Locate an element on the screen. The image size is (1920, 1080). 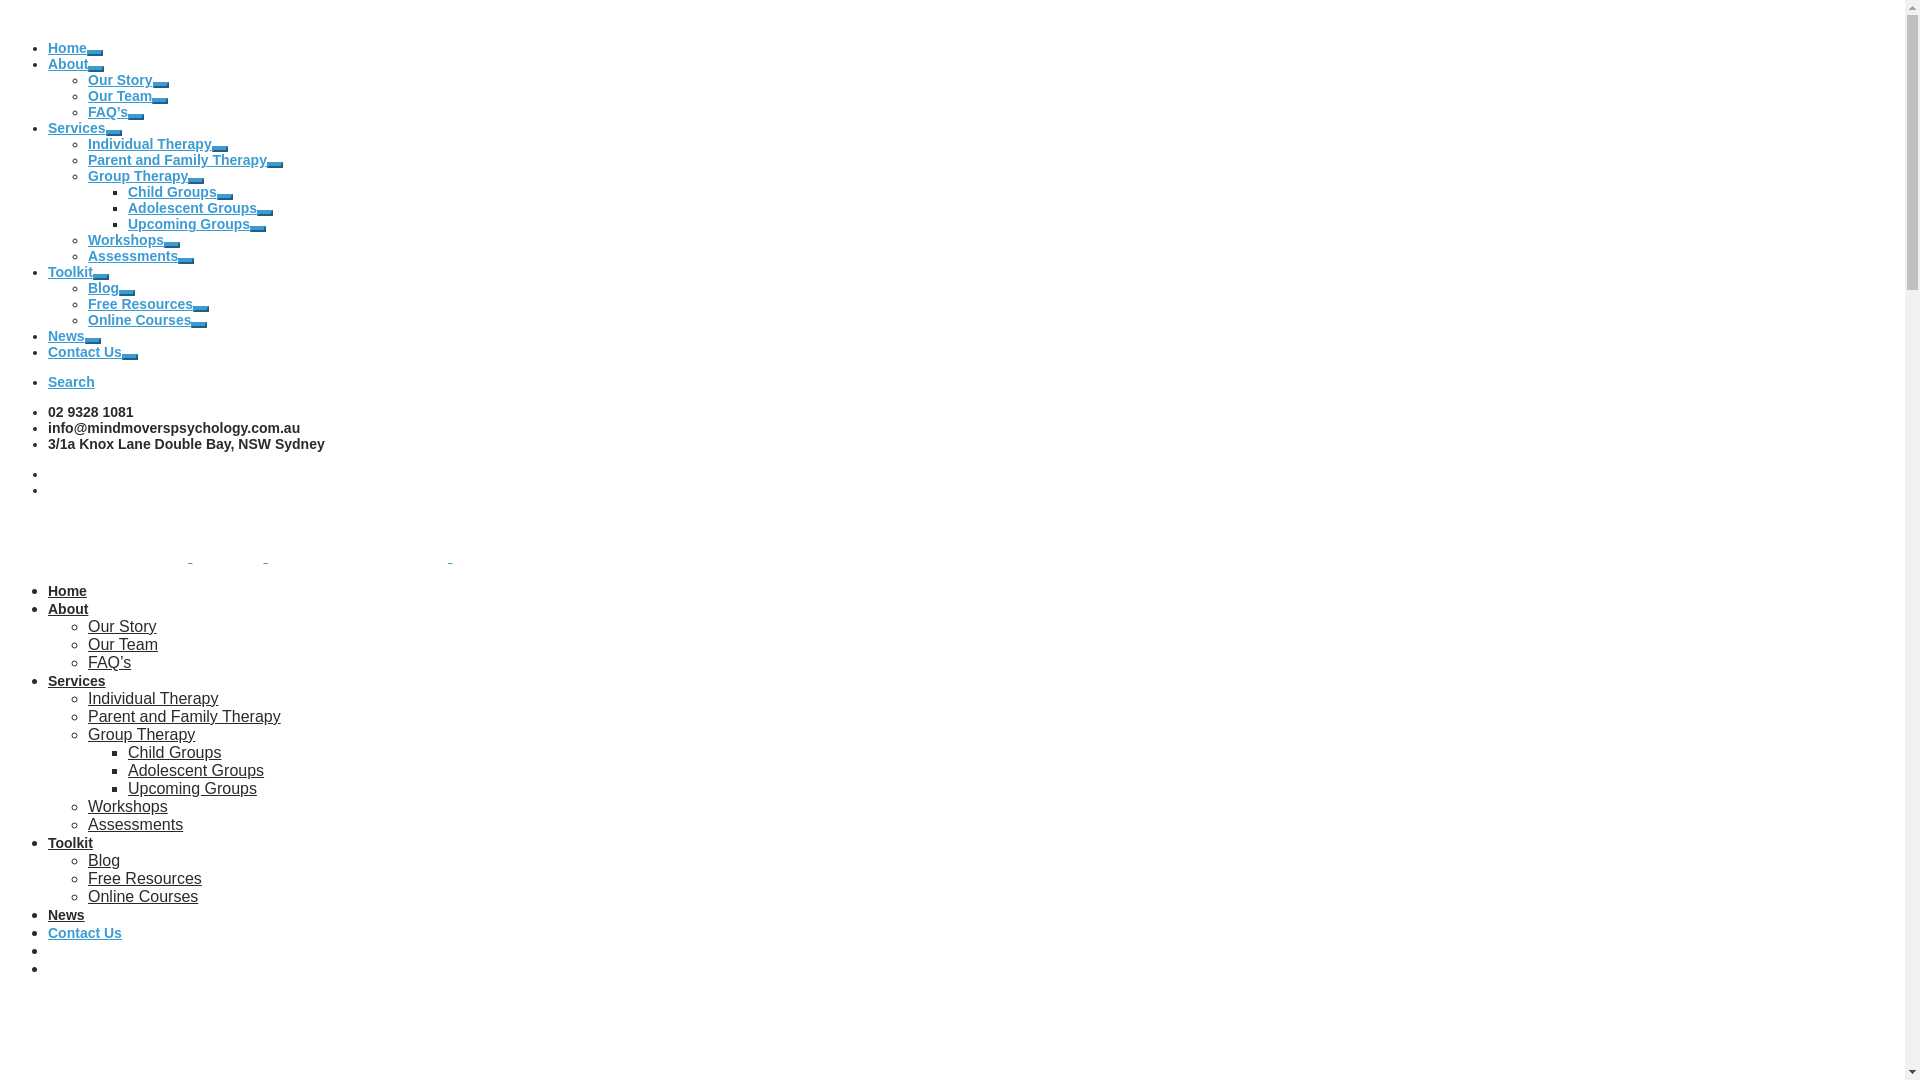
'Blog' is located at coordinates (86, 288).